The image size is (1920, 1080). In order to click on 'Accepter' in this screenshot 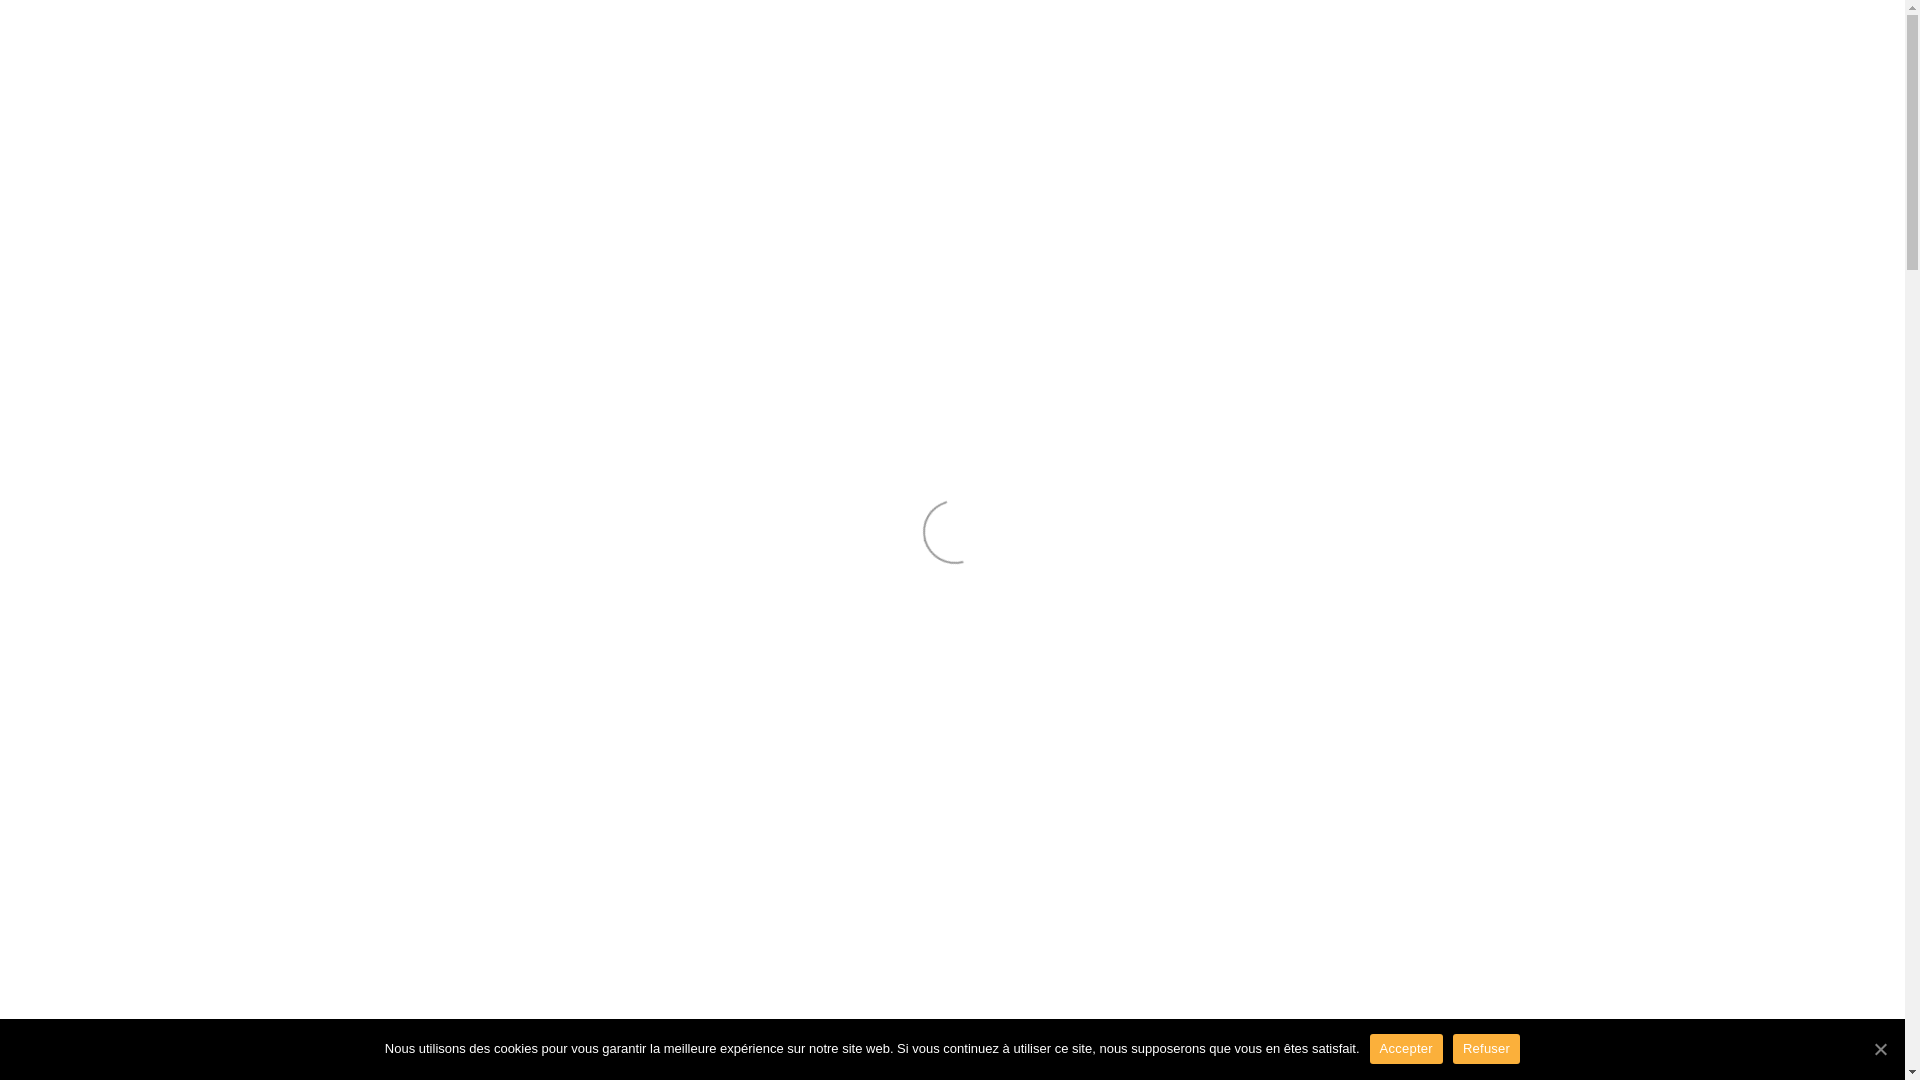, I will do `click(1405, 1048)`.